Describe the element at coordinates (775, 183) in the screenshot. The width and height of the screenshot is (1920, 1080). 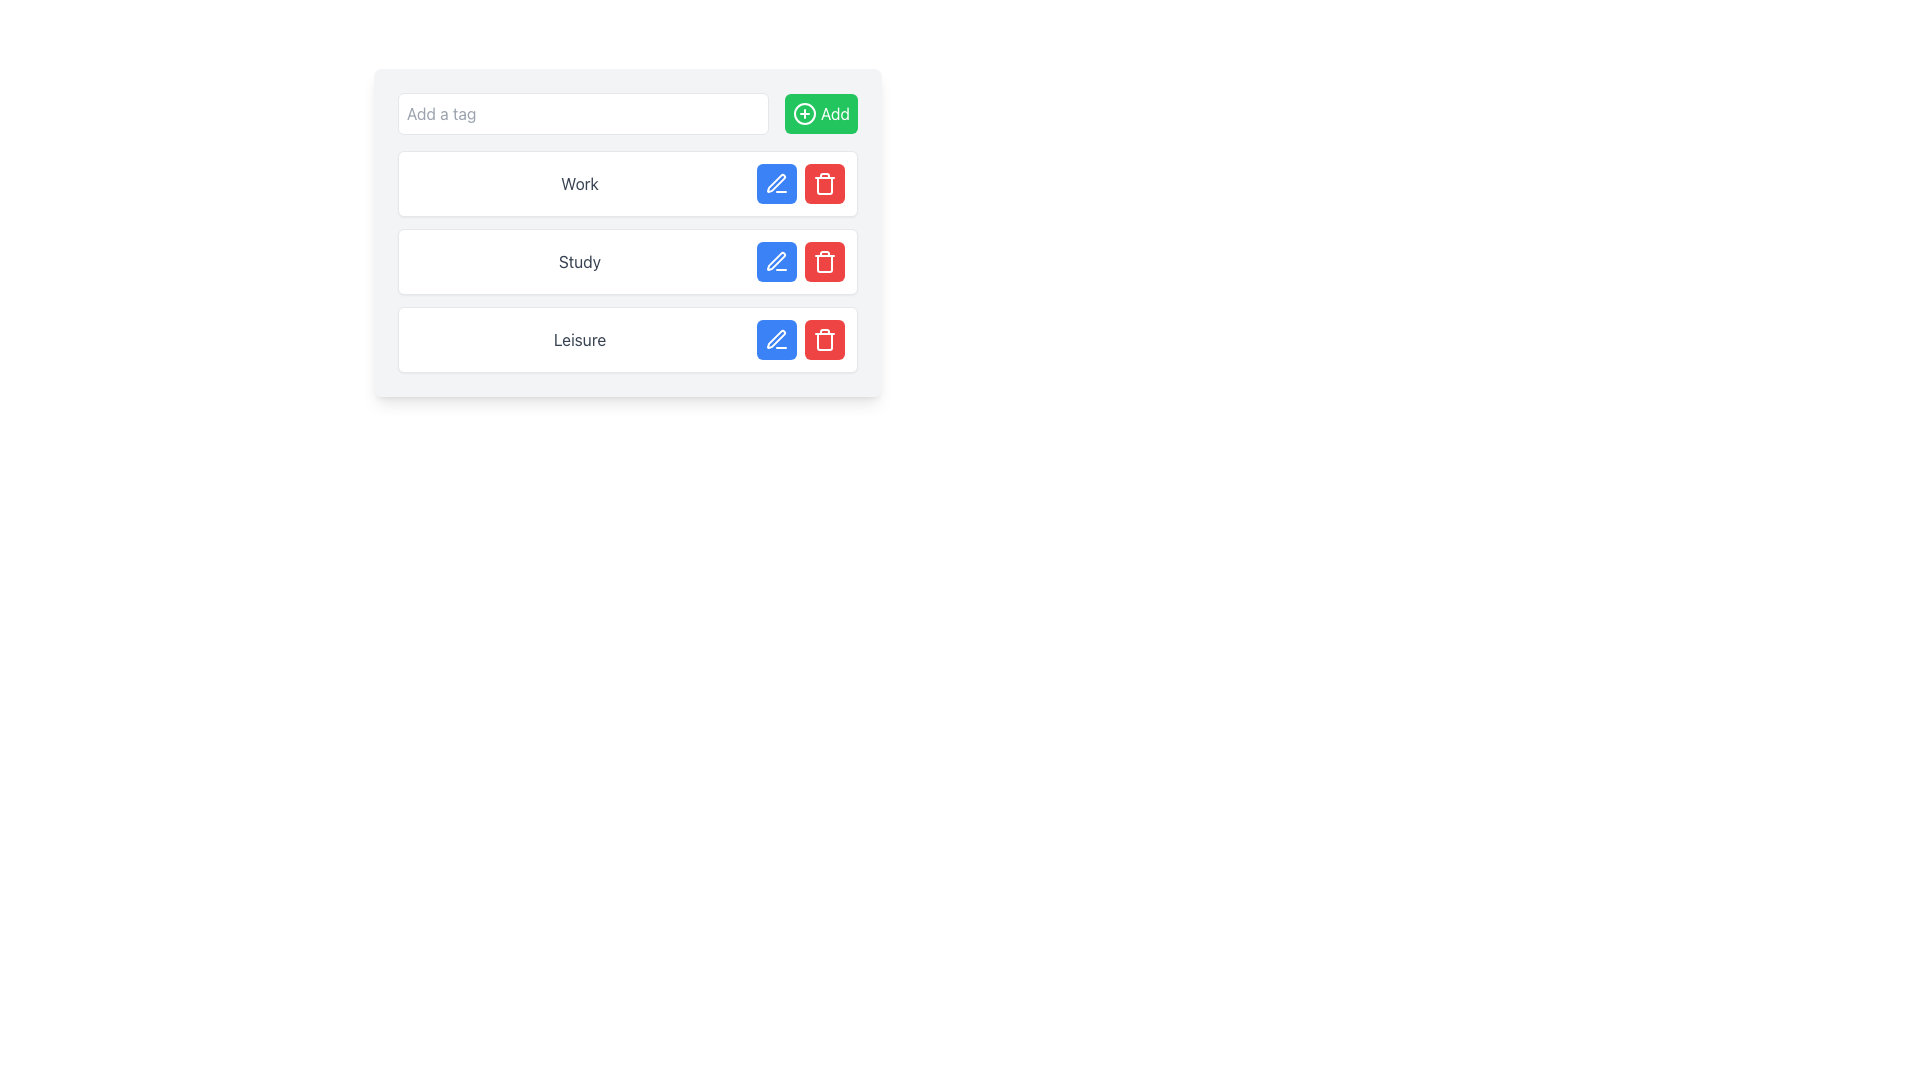
I see `the pen-shaped icon button located on the right side of the 'Work' list item` at that location.